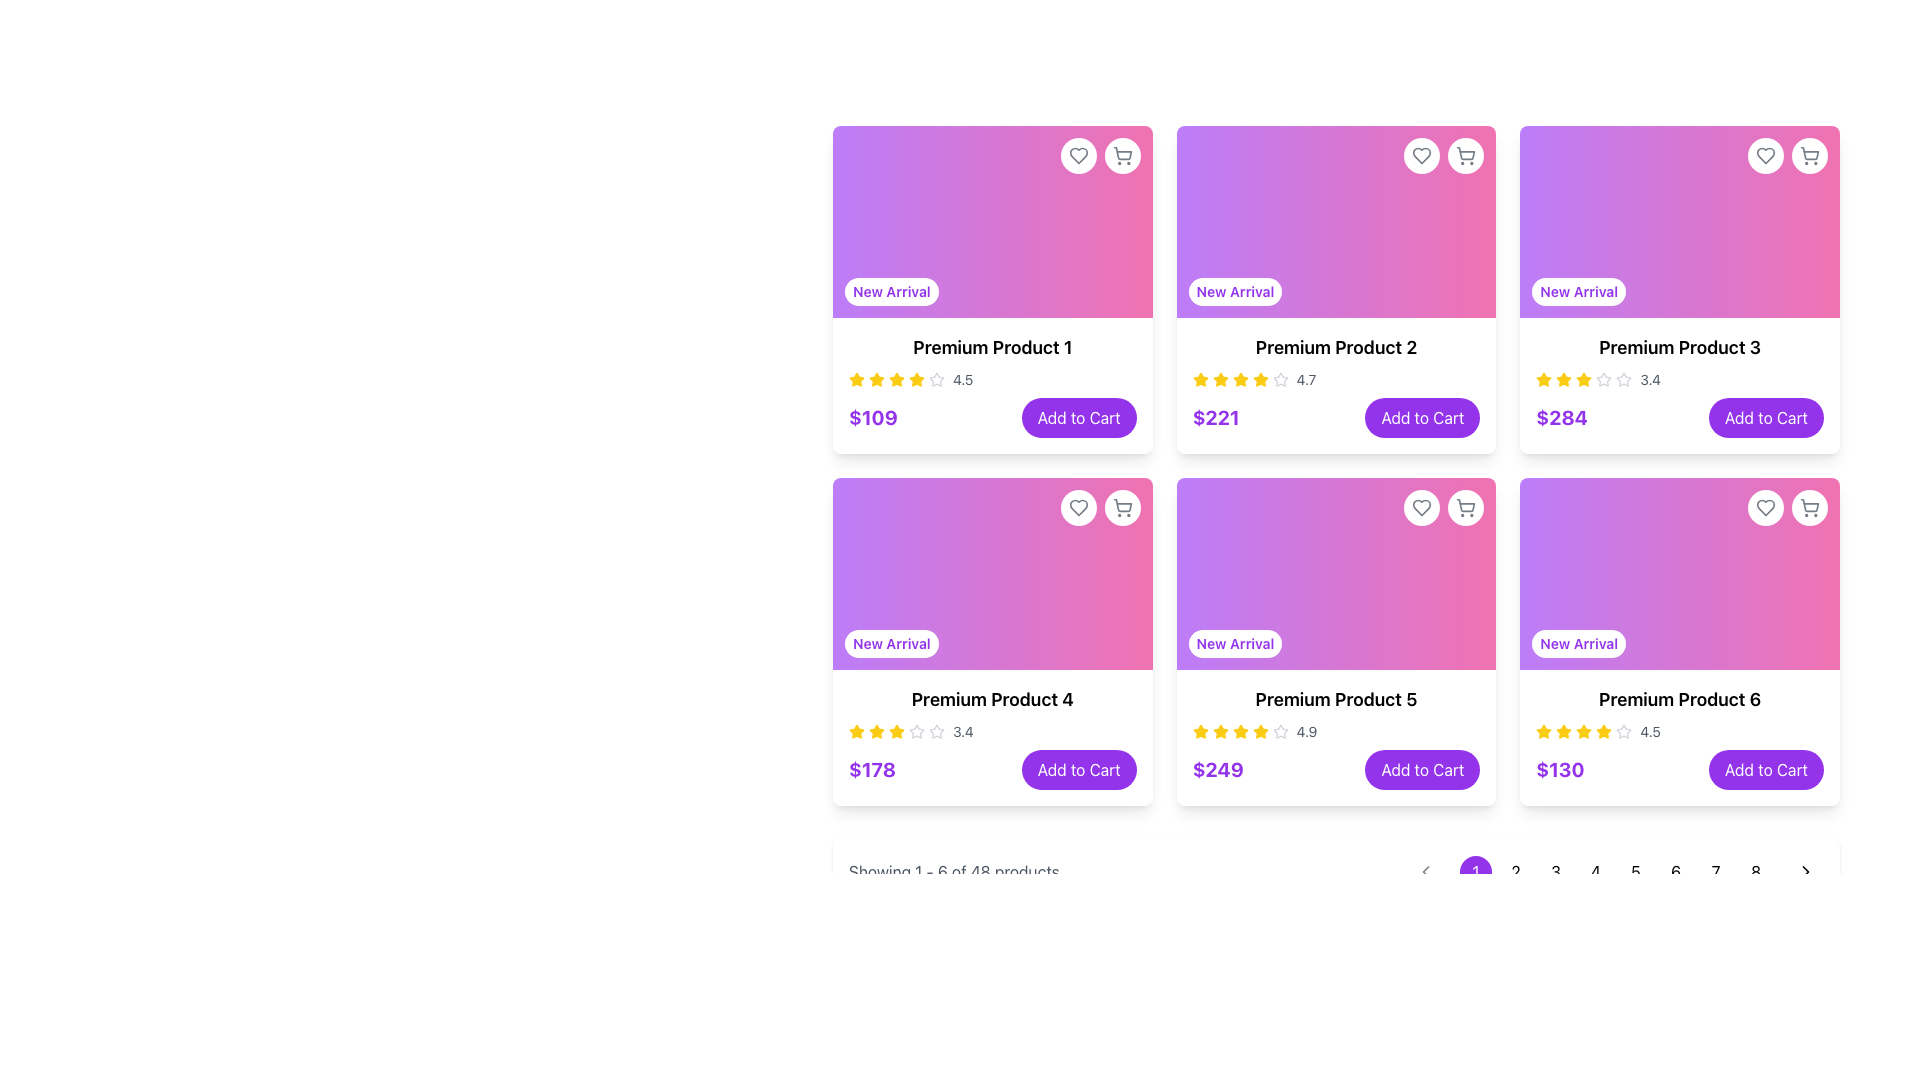 The height and width of the screenshot is (1080, 1920). What do you see at coordinates (915, 731) in the screenshot?
I see `the third star in the five-star rating system located in the fourth product card of the second row to rate the product` at bounding box center [915, 731].